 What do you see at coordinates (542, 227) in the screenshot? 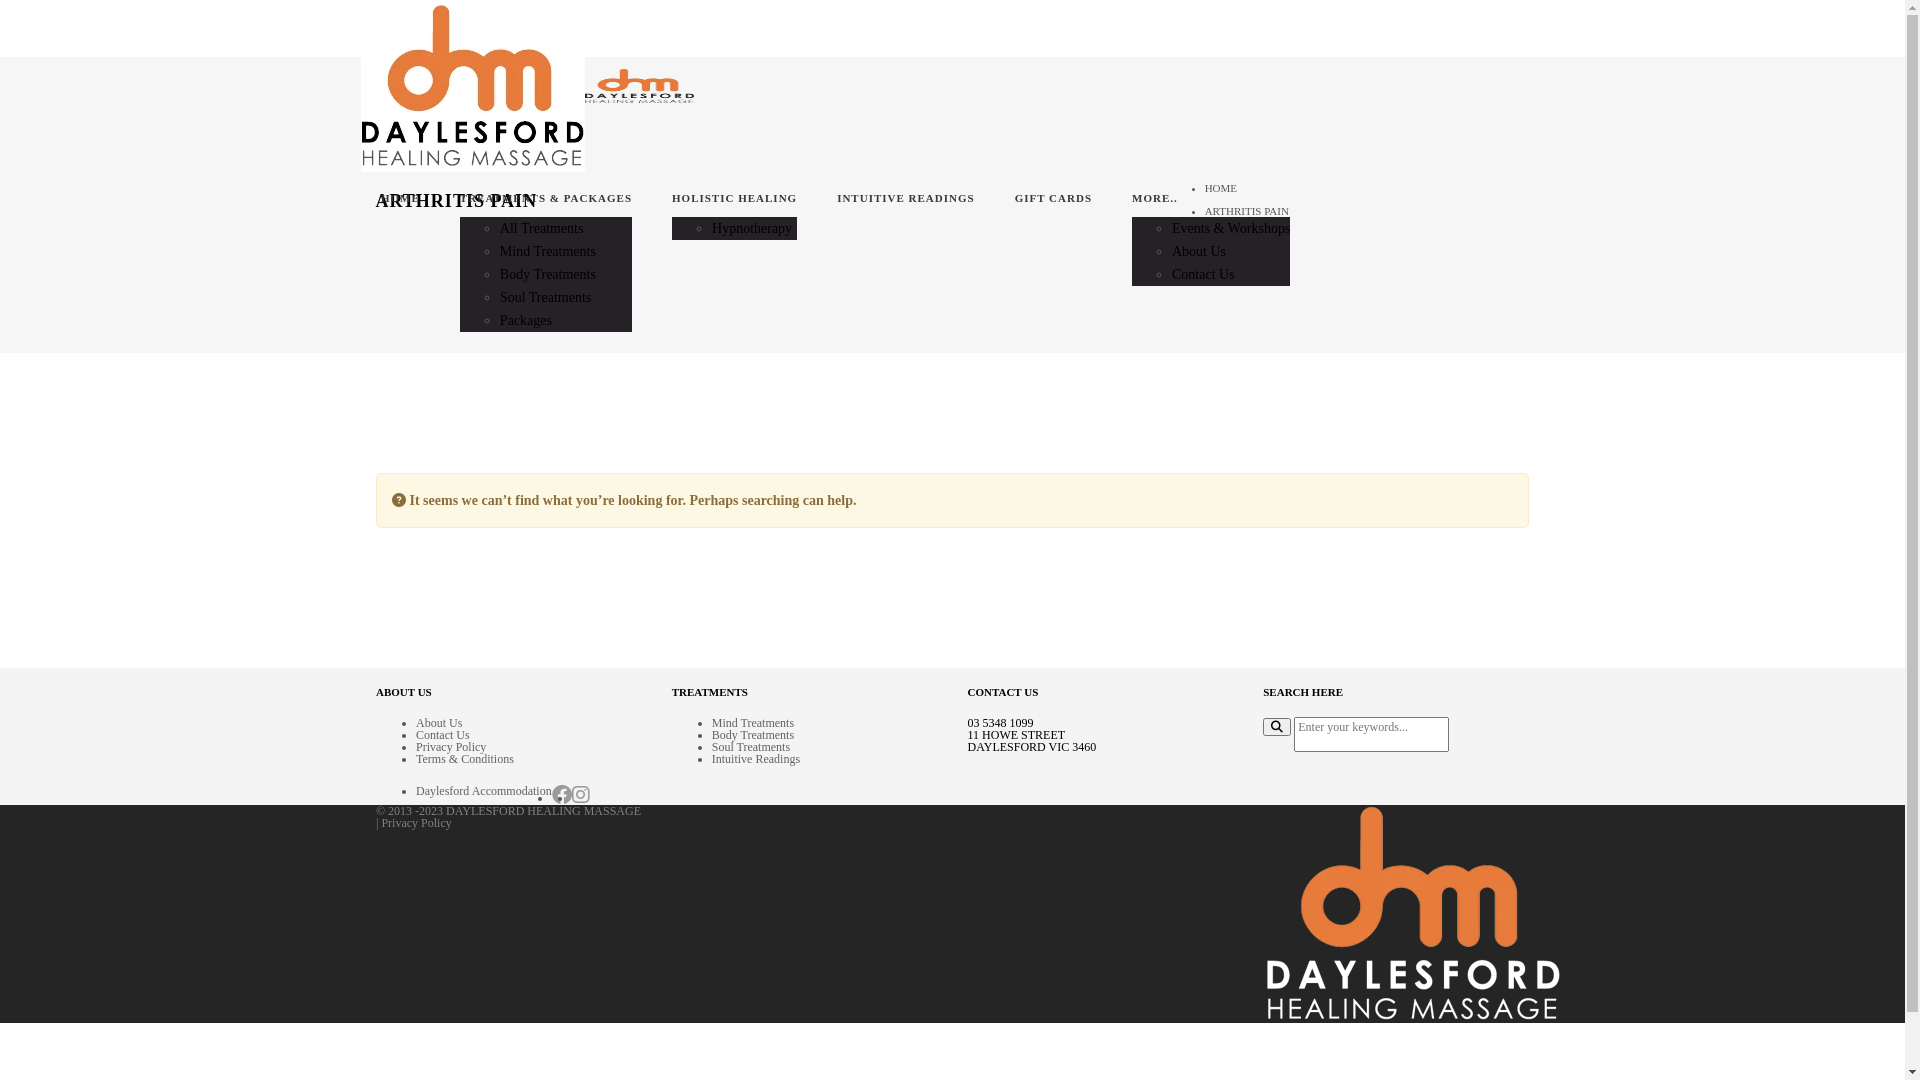
I see `'All Treatments'` at bounding box center [542, 227].